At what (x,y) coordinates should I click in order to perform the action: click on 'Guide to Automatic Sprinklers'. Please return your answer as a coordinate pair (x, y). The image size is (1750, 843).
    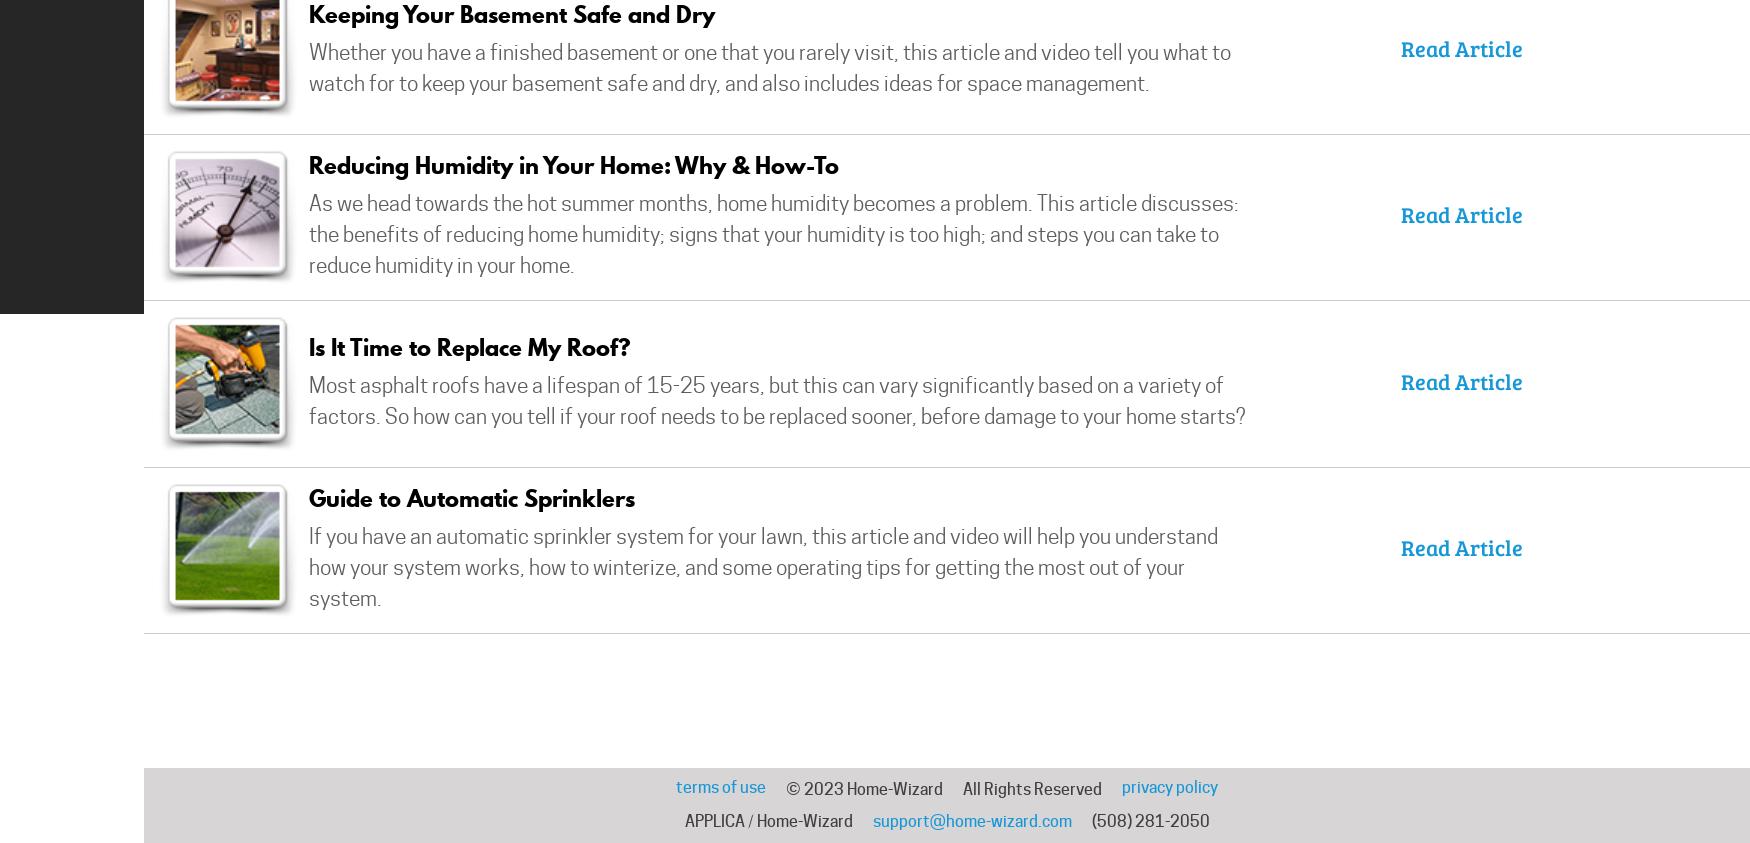
    Looking at the image, I should click on (471, 497).